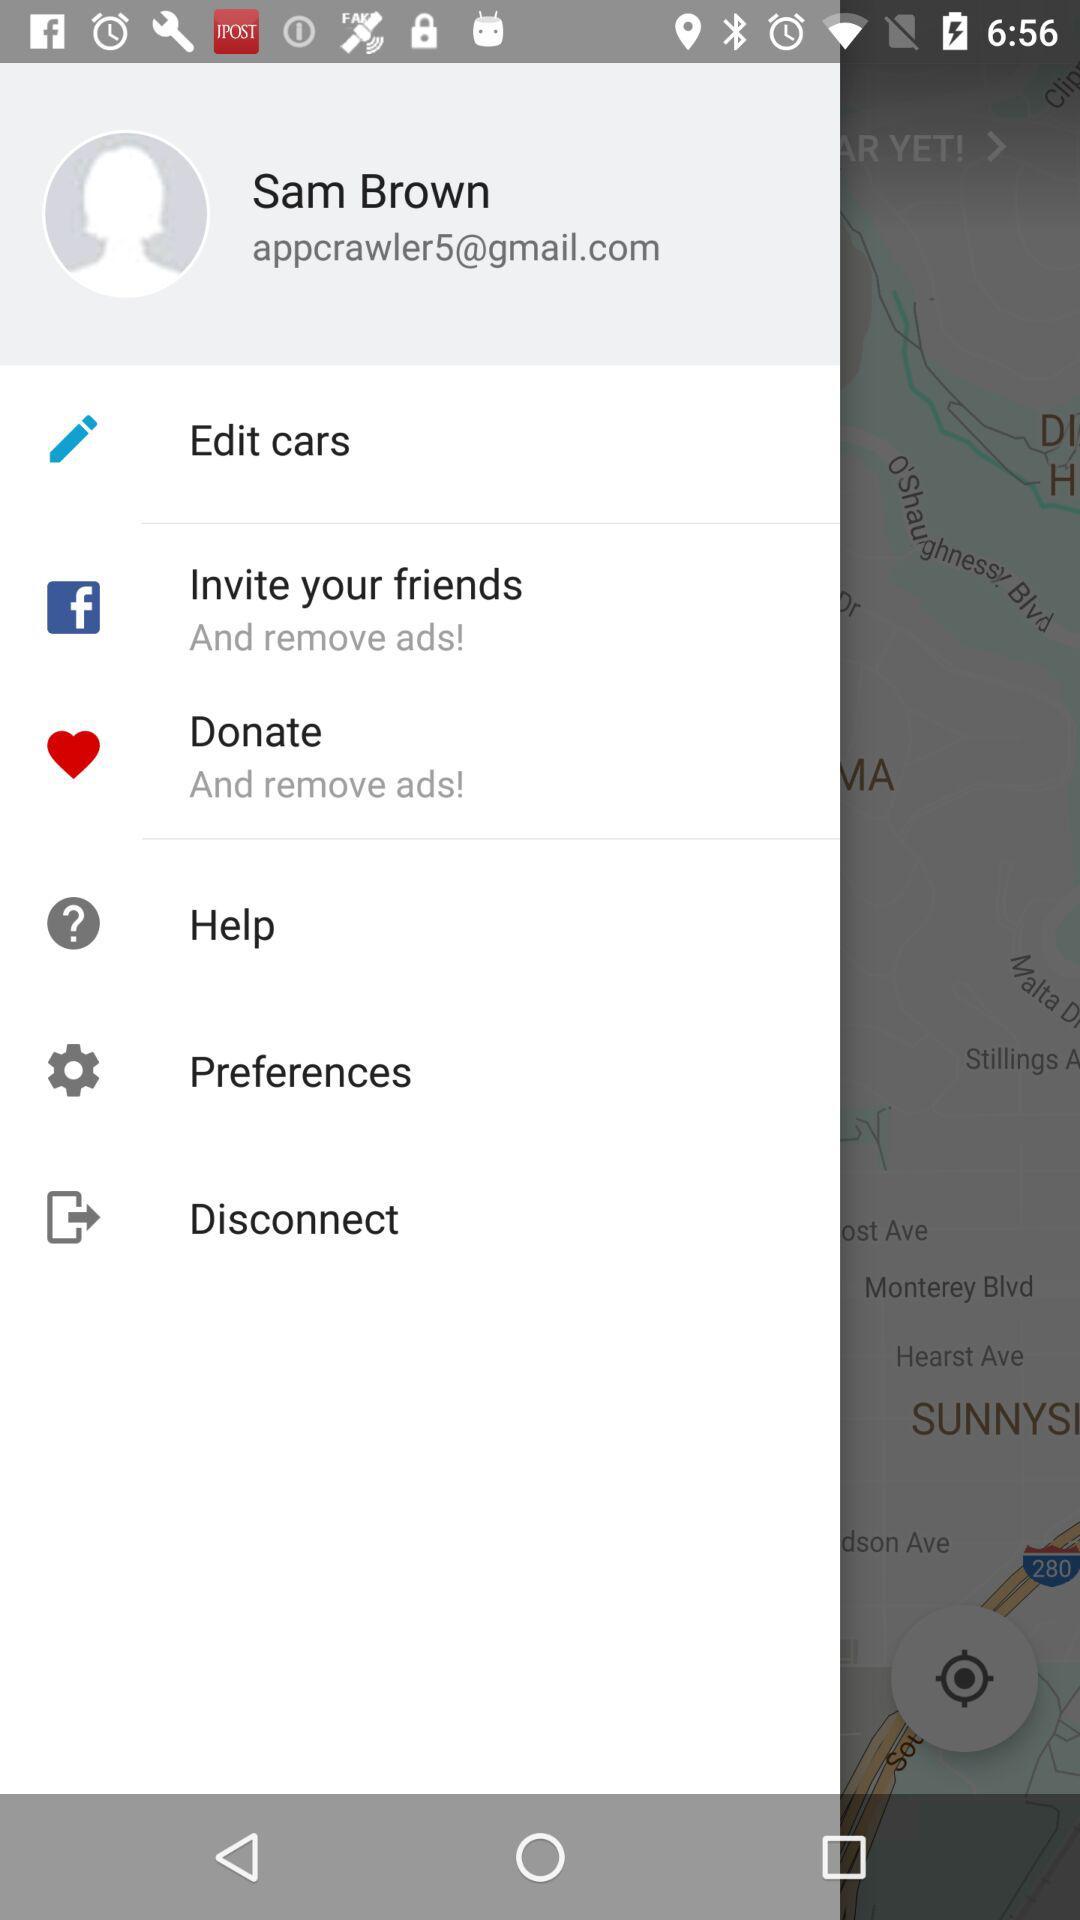  I want to click on the avatar icon, so click(72, 135).